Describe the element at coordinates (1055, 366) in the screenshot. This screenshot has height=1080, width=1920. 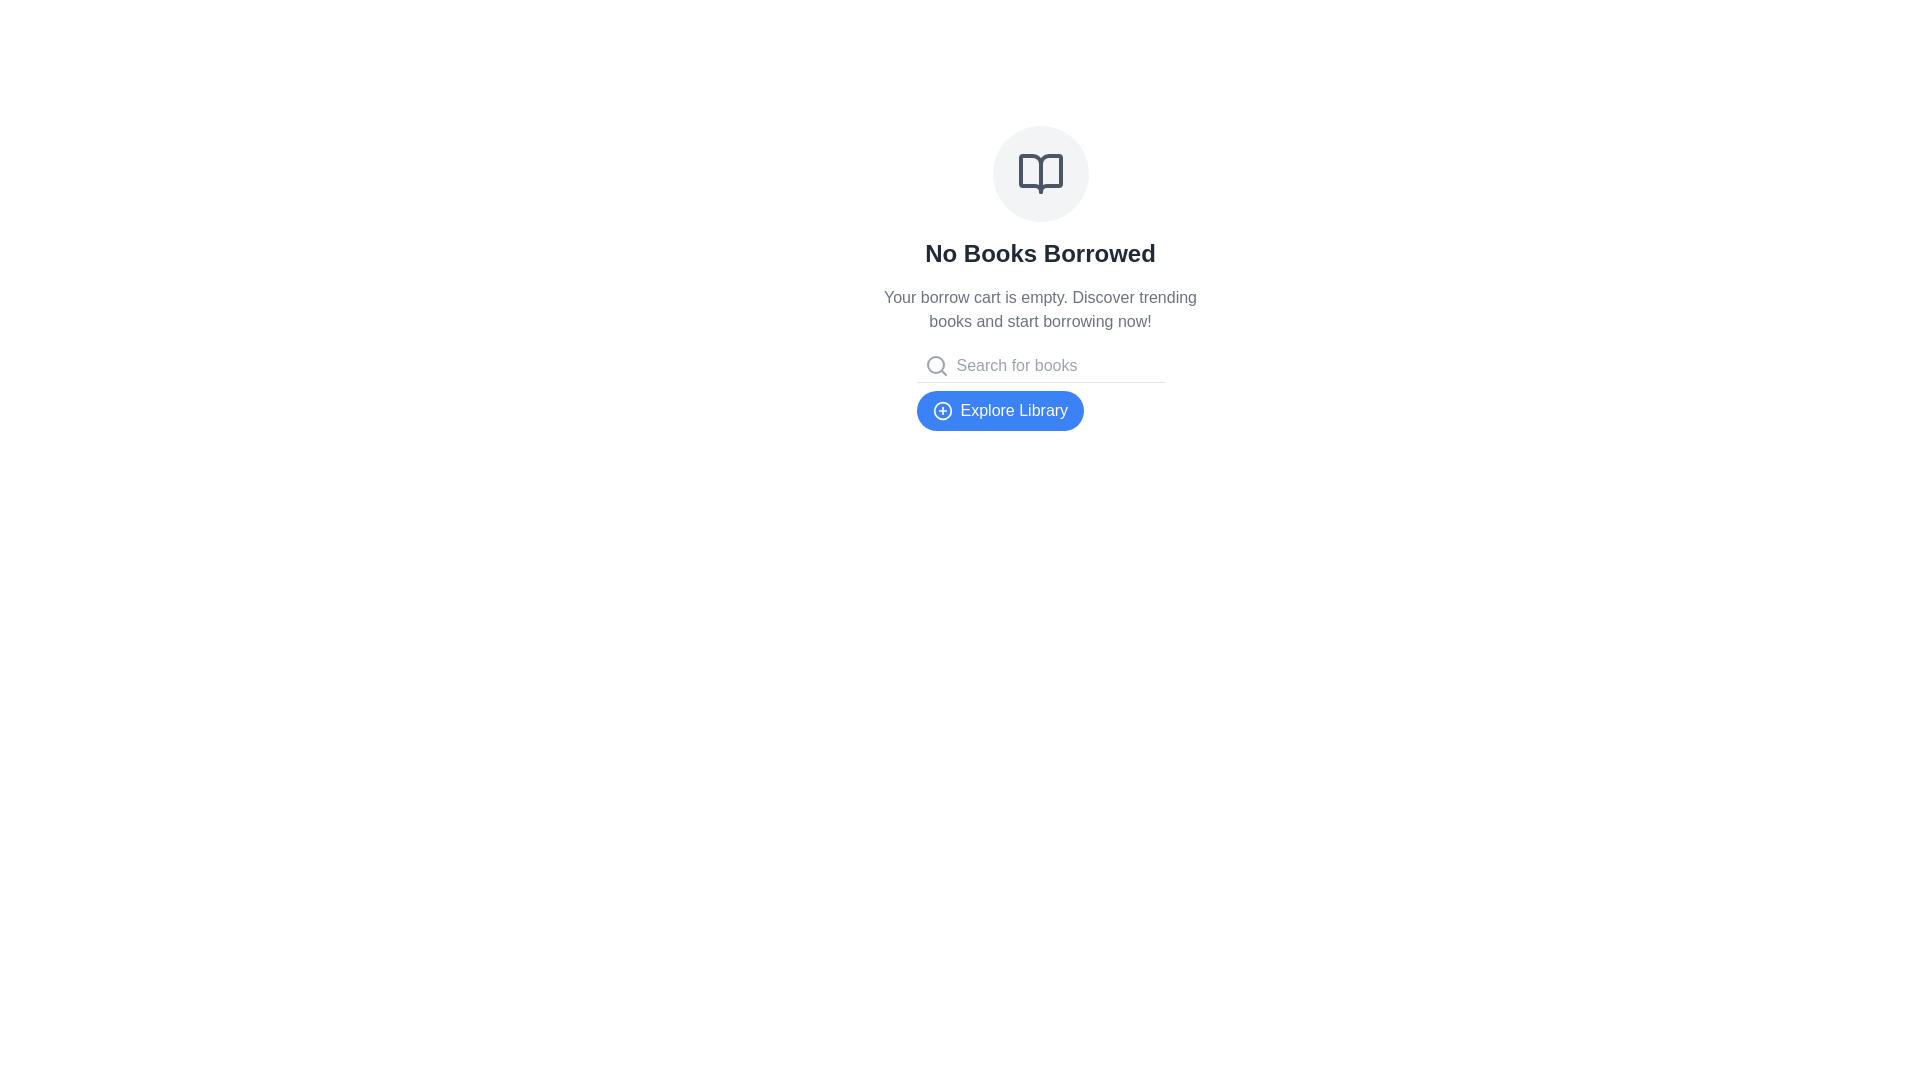
I see `the search bar text input field located beneath the 'No Books Borrowed' header to focus on it` at that location.